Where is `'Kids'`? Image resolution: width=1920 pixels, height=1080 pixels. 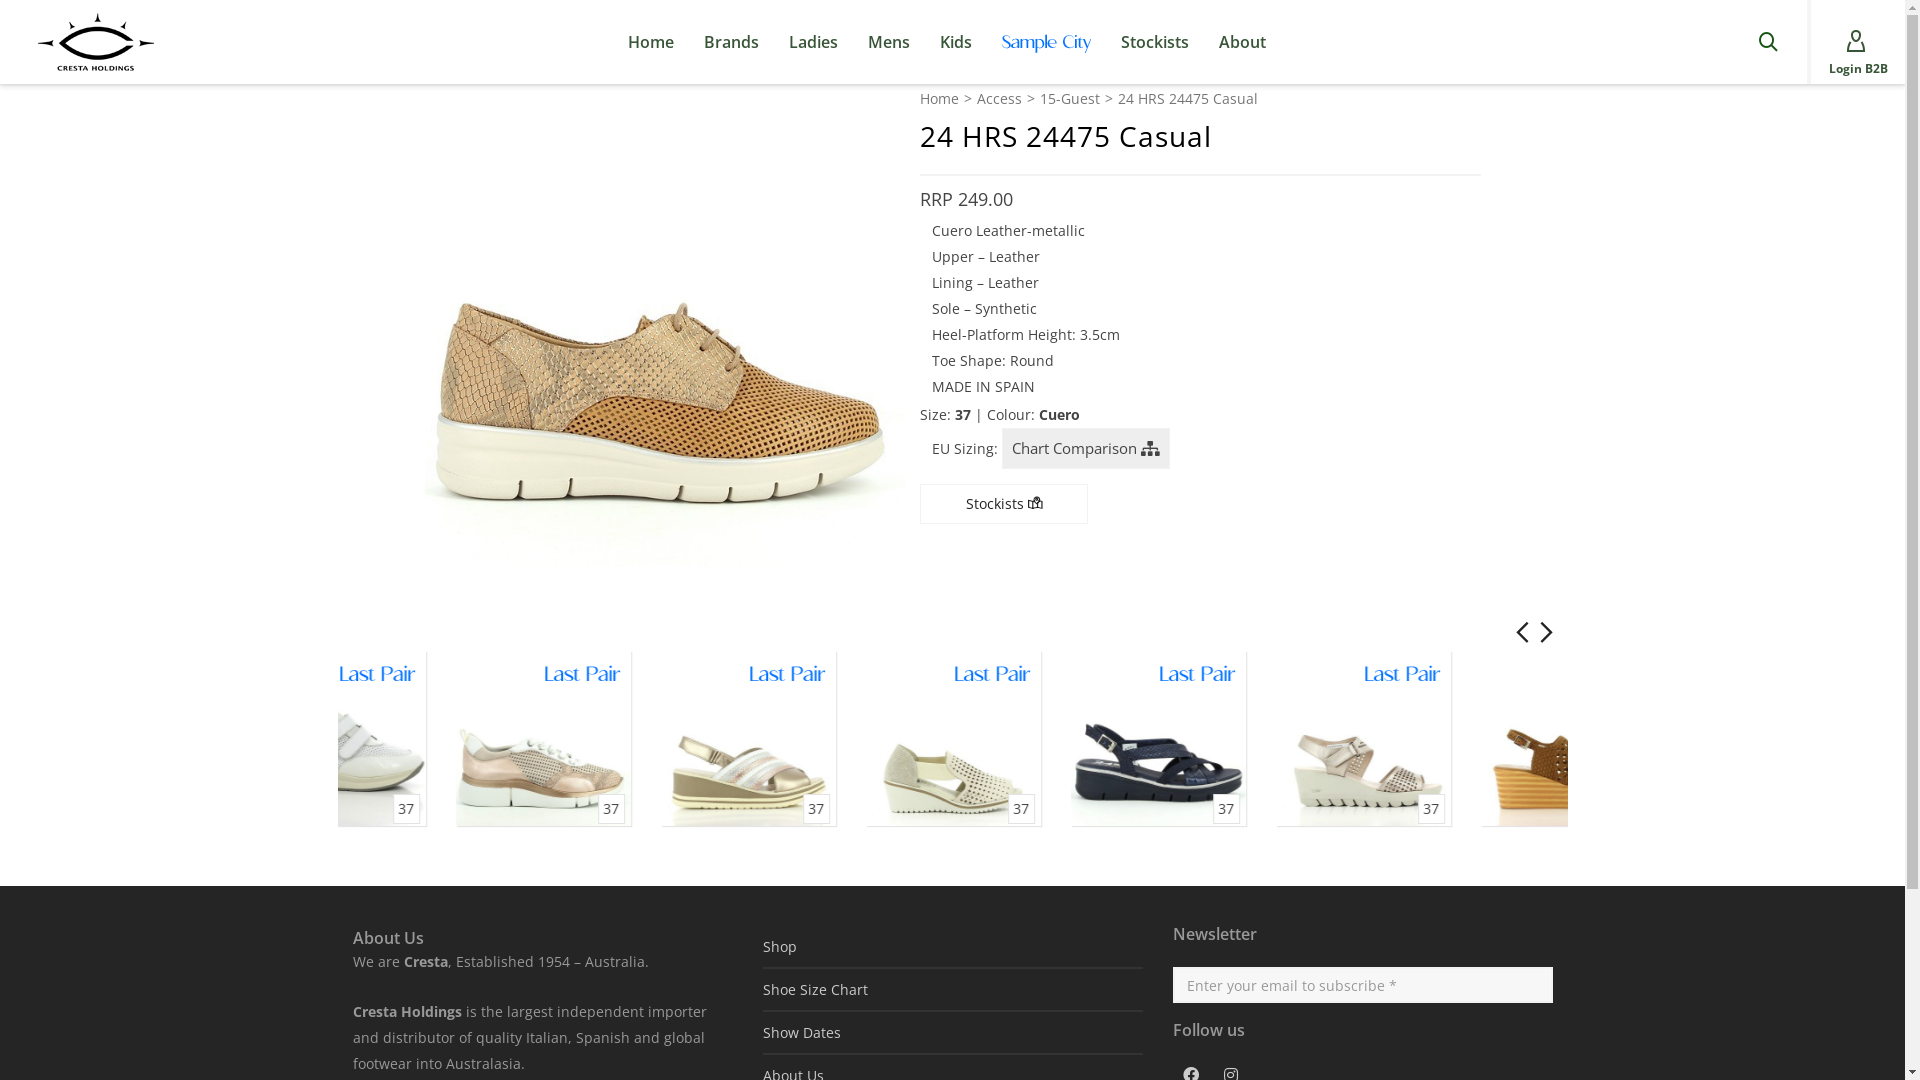
'Kids' is located at coordinates (924, 42).